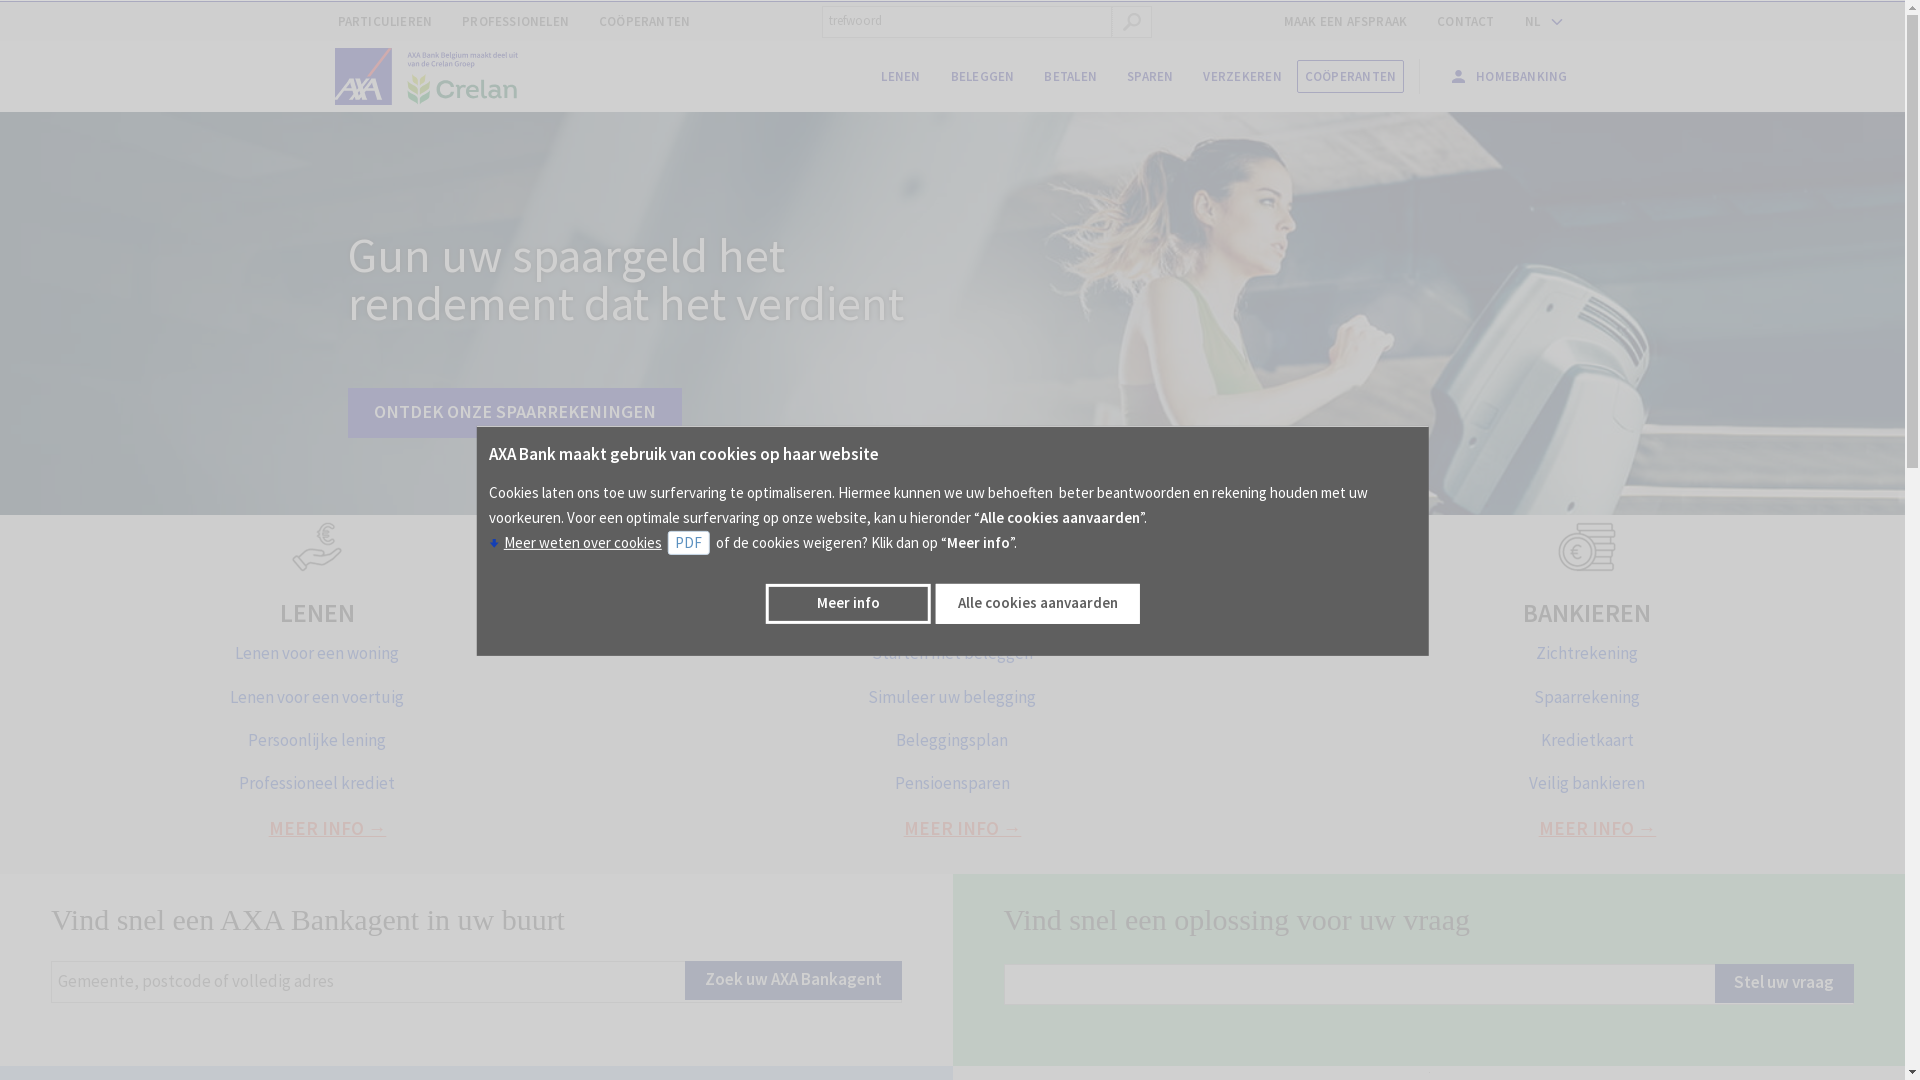  I want to click on 'Zichtrekening', so click(1586, 652).